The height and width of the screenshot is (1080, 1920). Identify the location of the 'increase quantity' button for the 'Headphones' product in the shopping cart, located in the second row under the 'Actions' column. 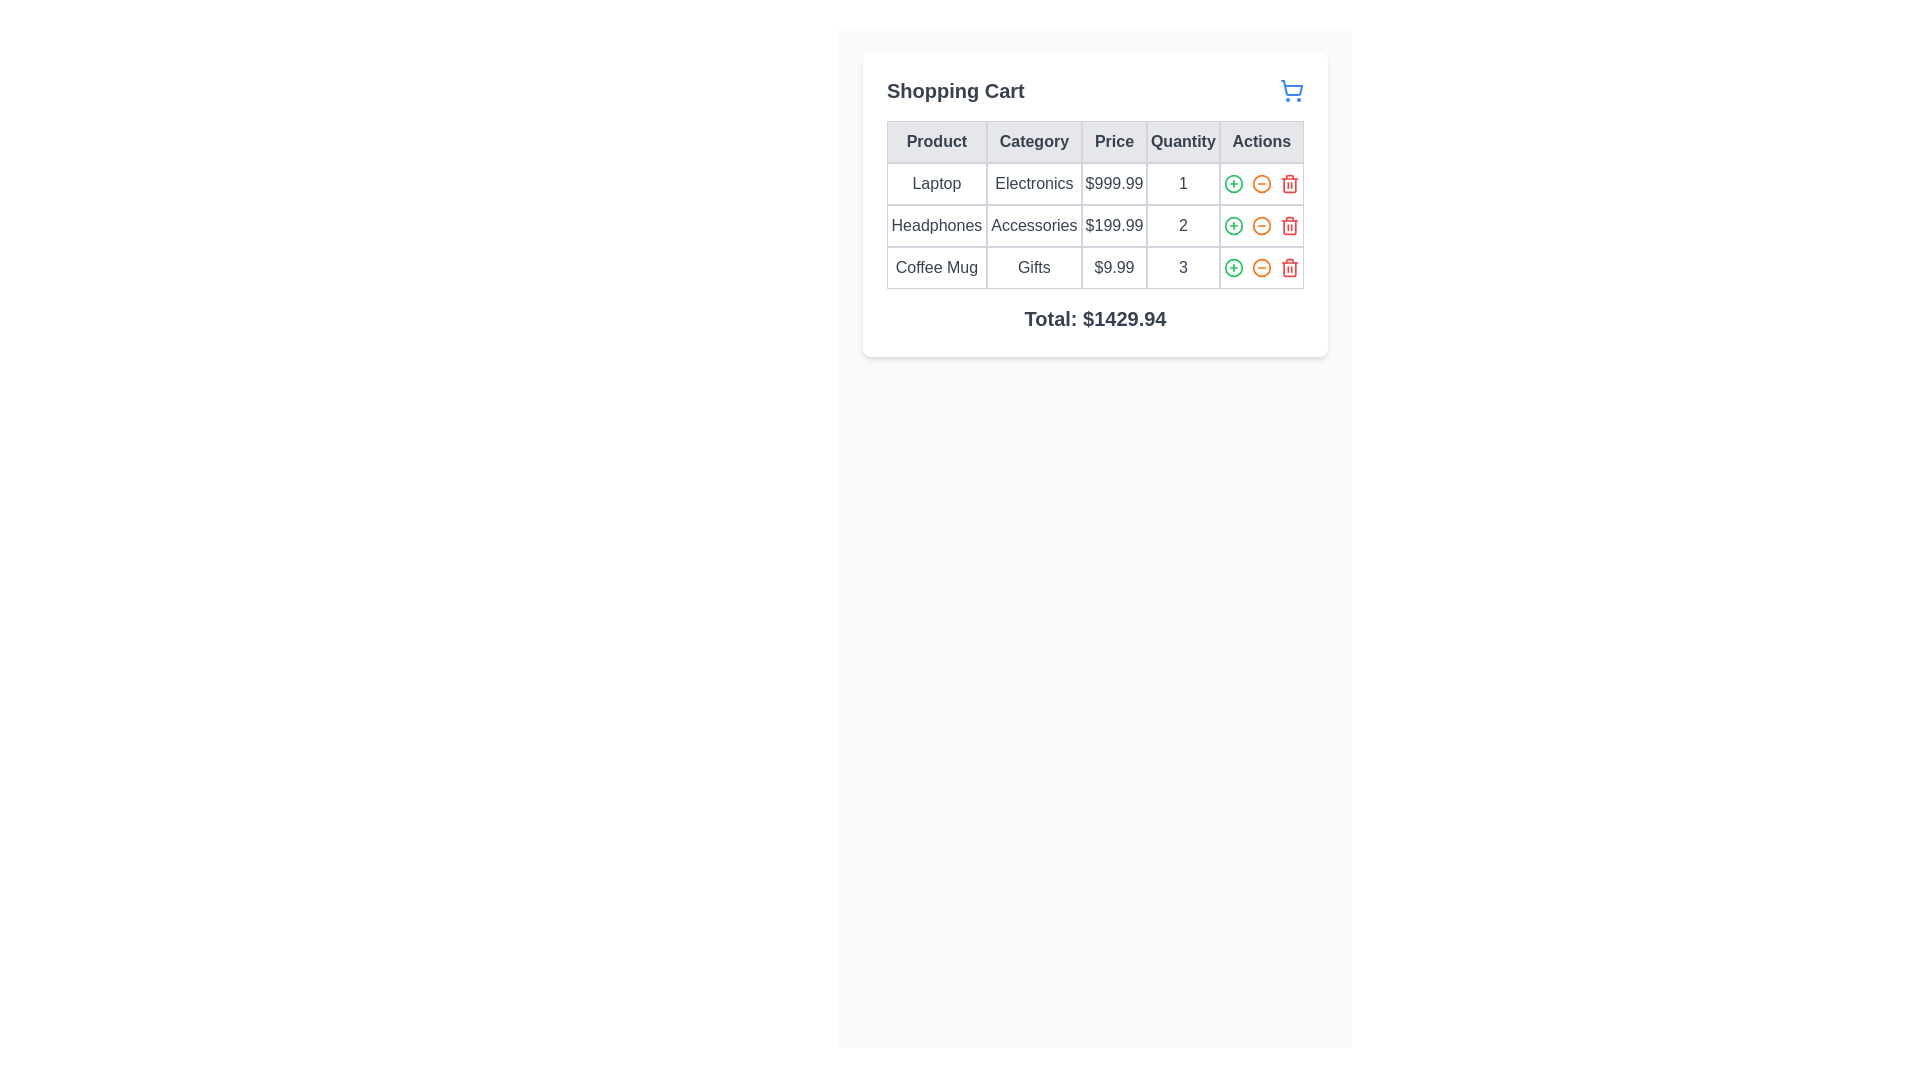
(1232, 225).